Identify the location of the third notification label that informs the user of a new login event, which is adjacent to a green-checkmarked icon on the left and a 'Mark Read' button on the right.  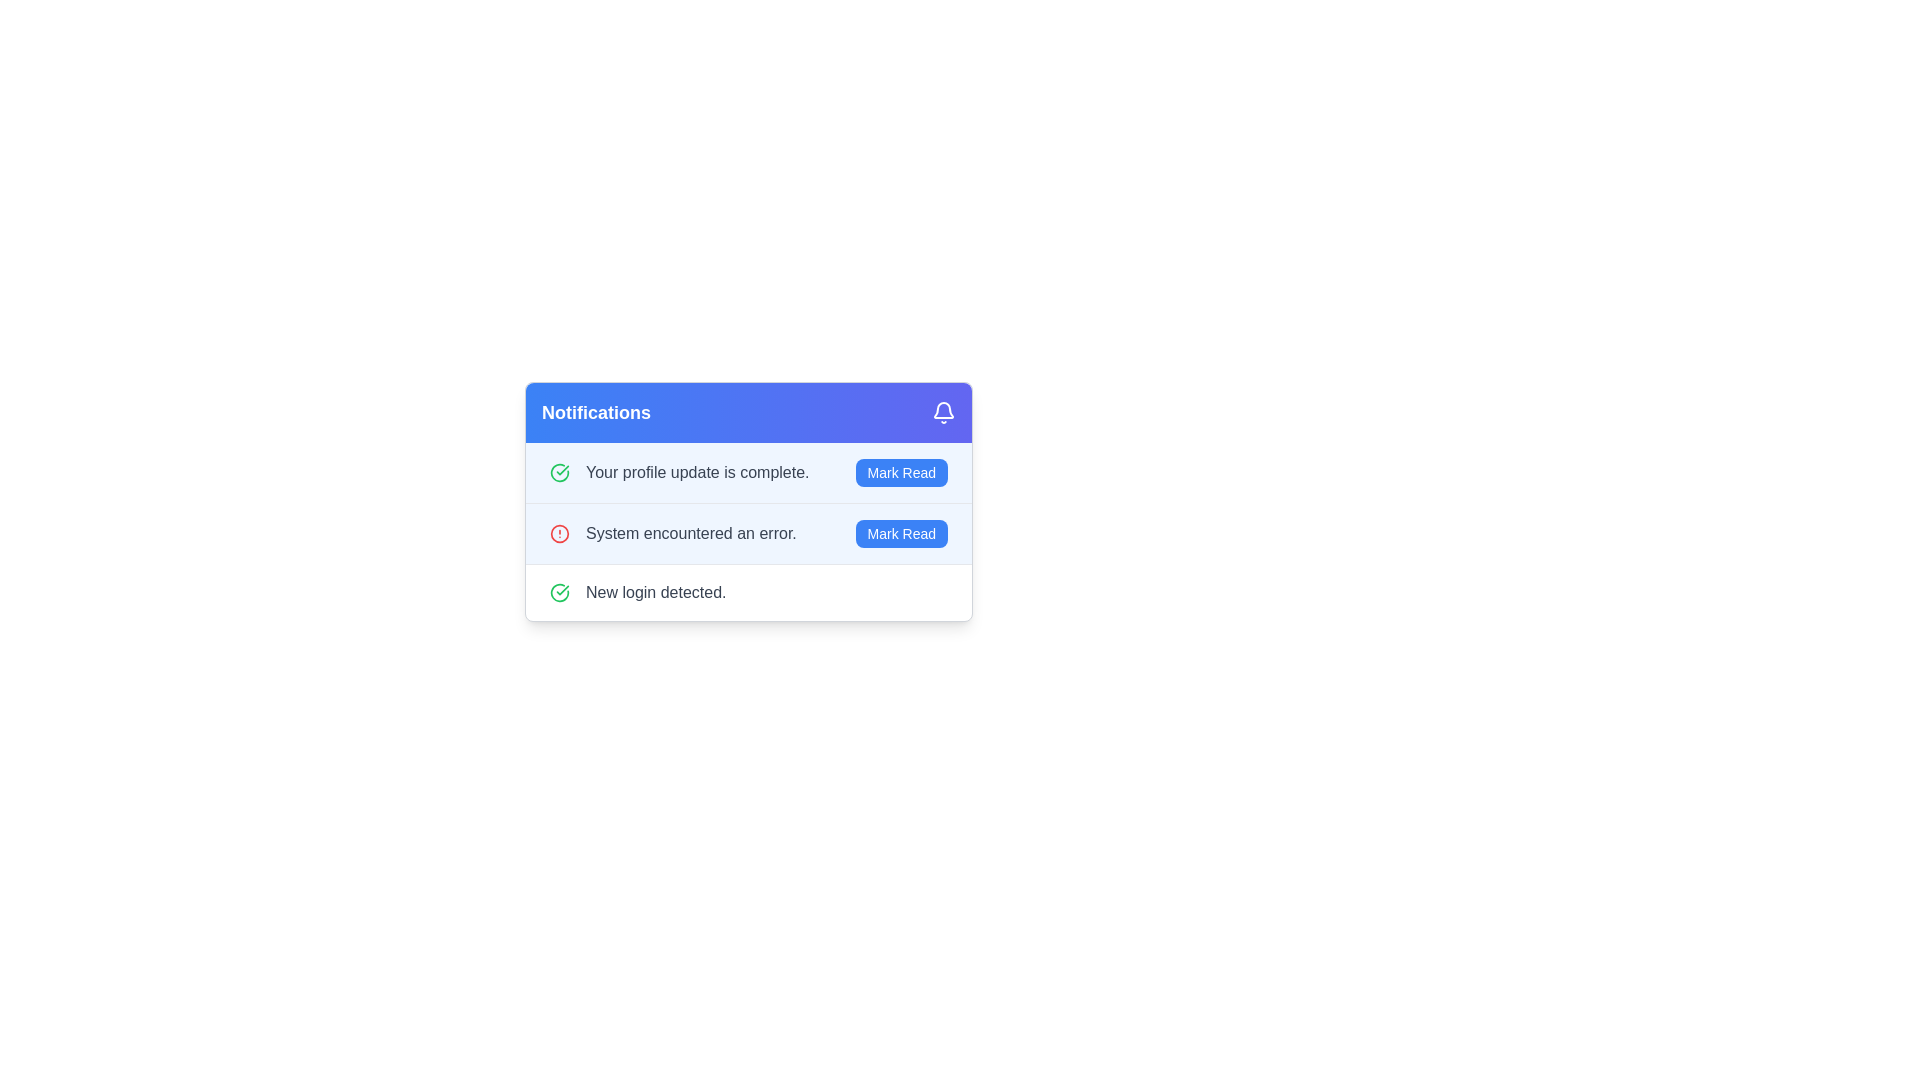
(656, 592).